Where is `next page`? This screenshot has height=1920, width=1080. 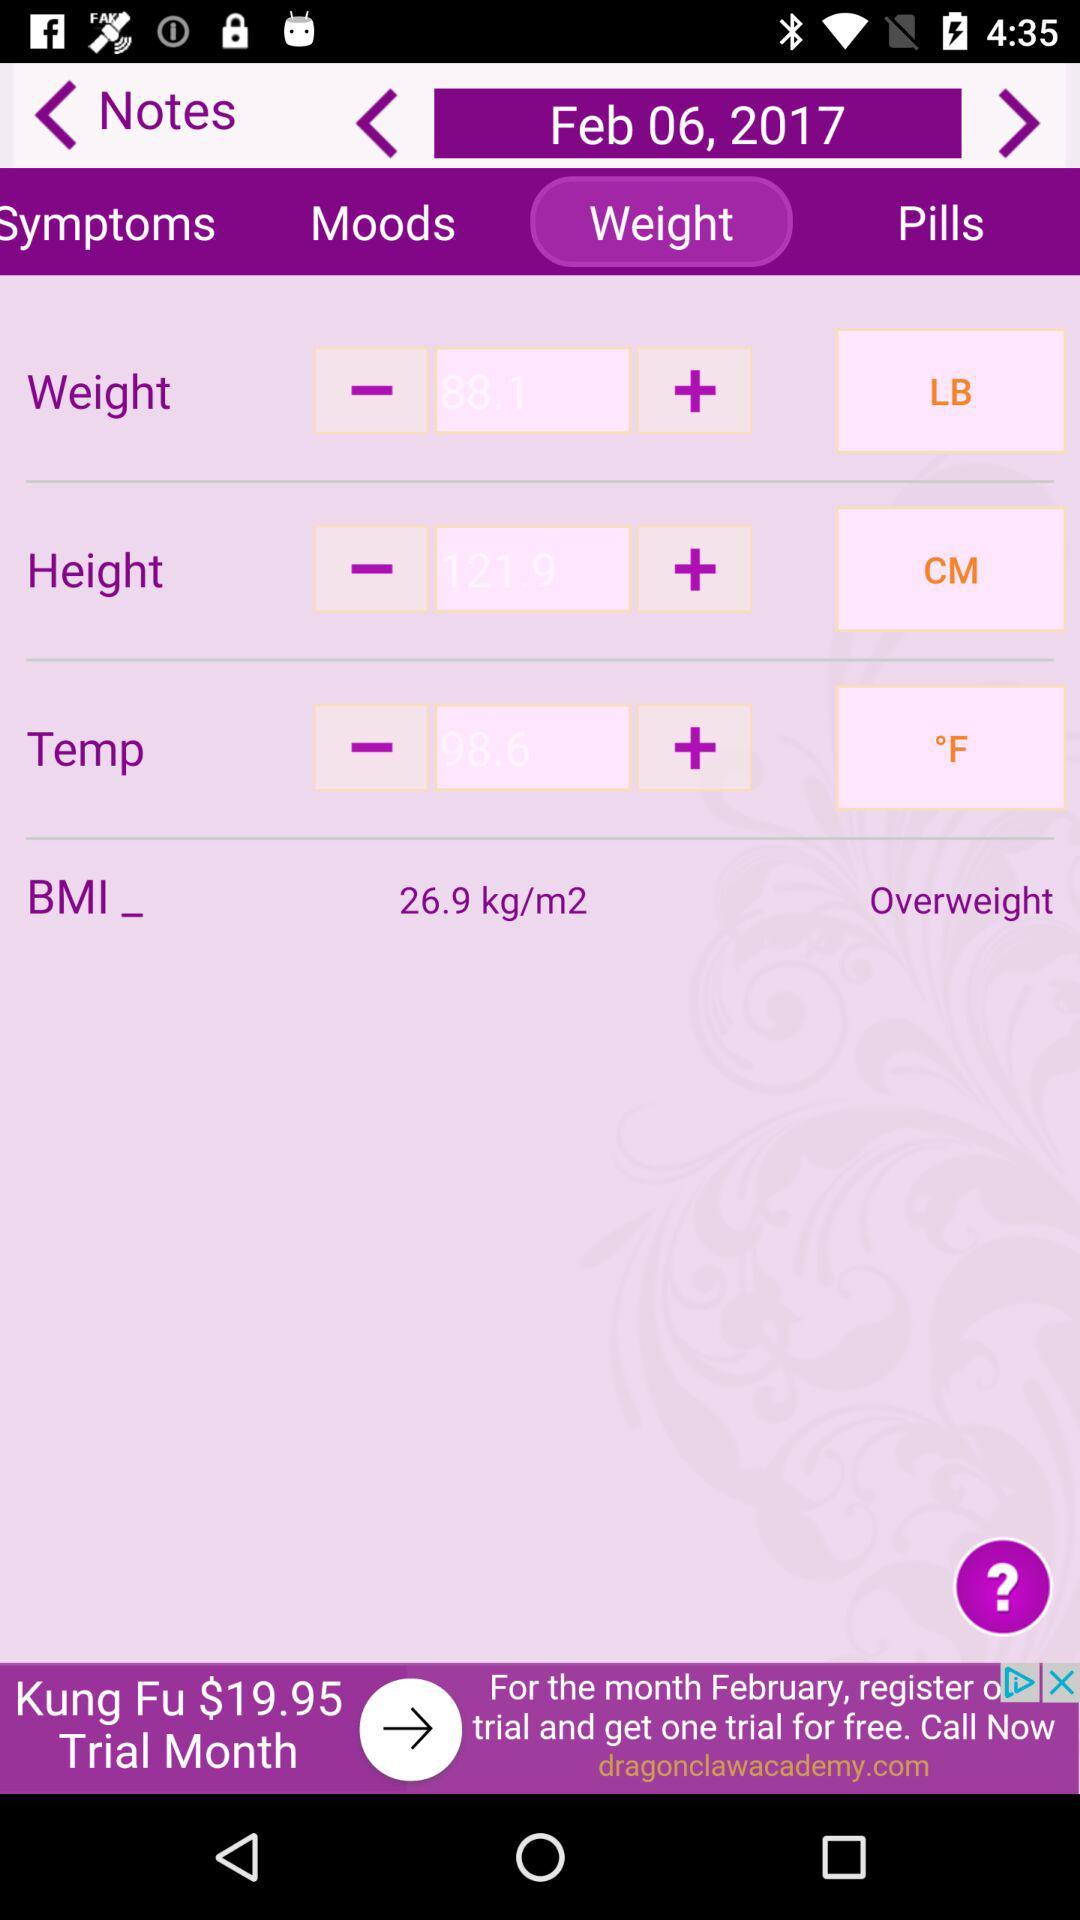 next page is located at coordinates (1019, 122).